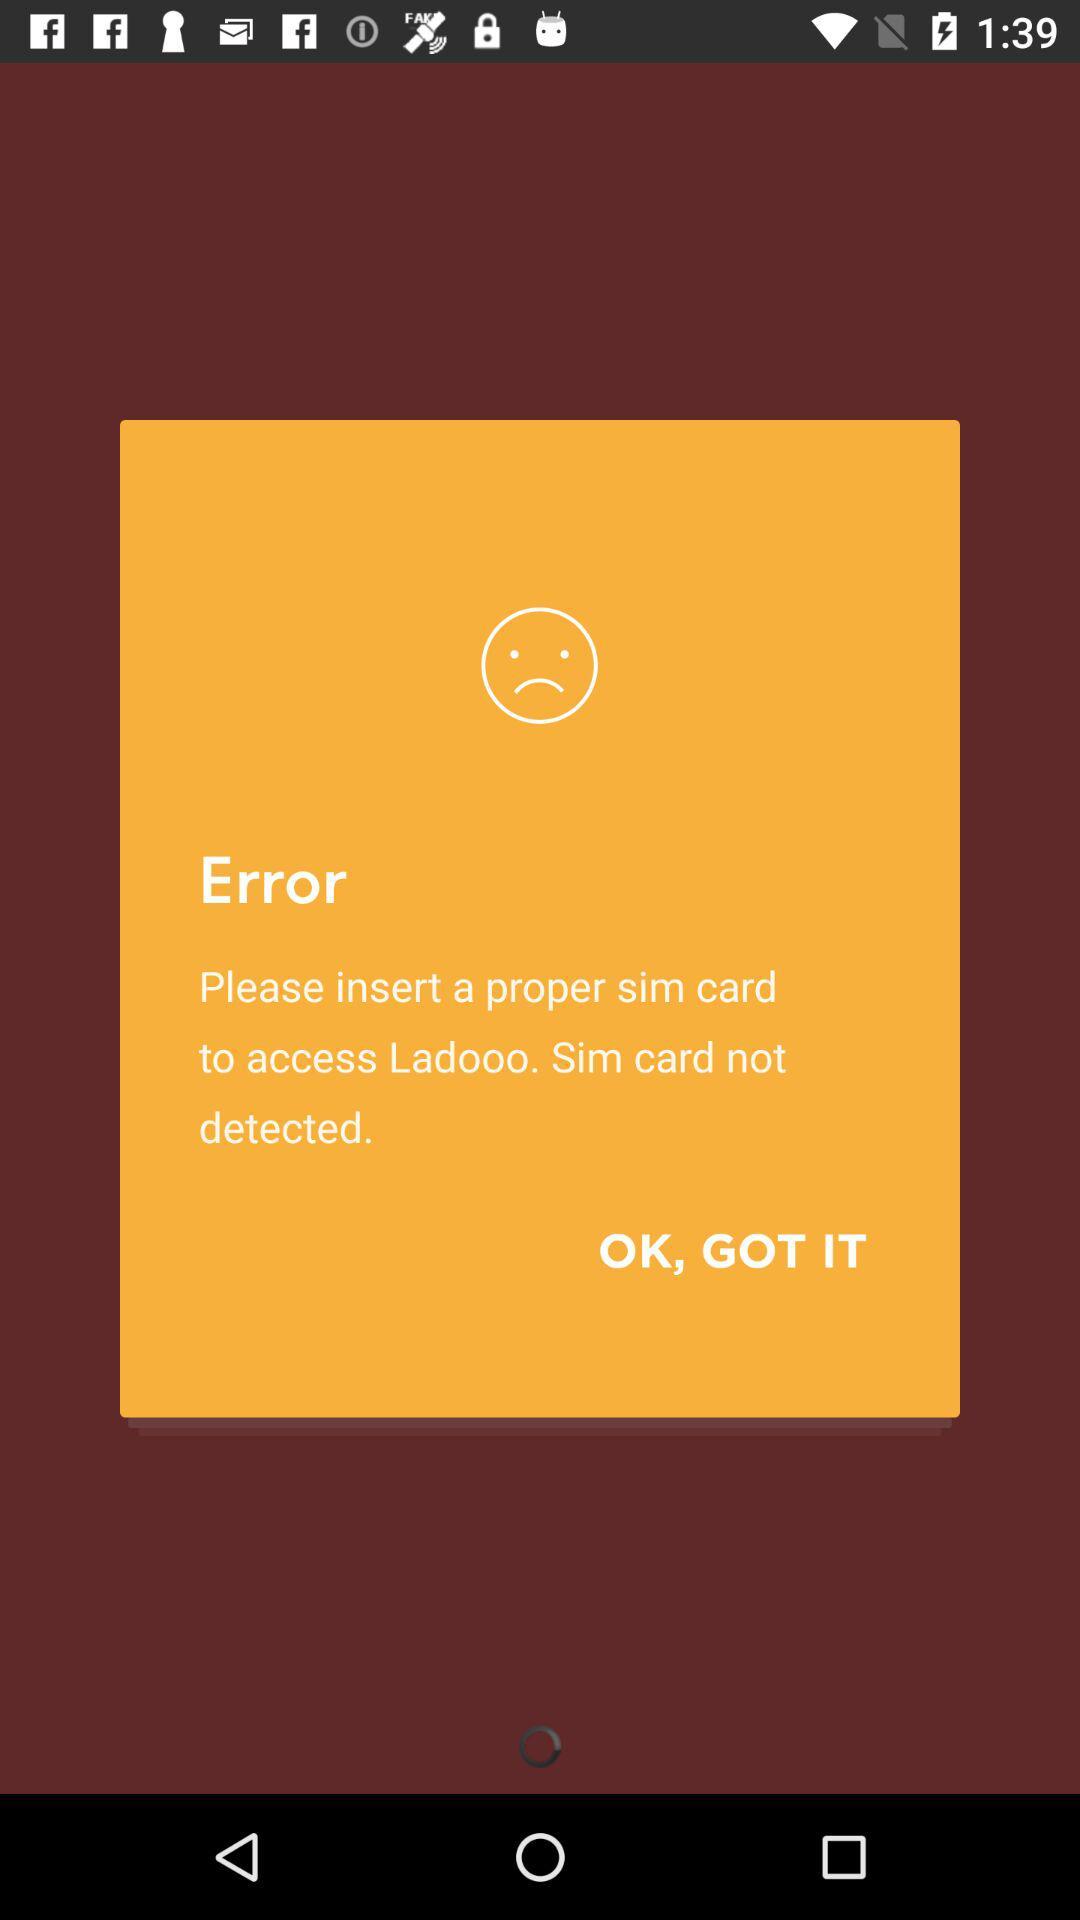 This screenshot has height=1920, width=1080. I want to click on the icon below the please insert a, so click(702, 1249).